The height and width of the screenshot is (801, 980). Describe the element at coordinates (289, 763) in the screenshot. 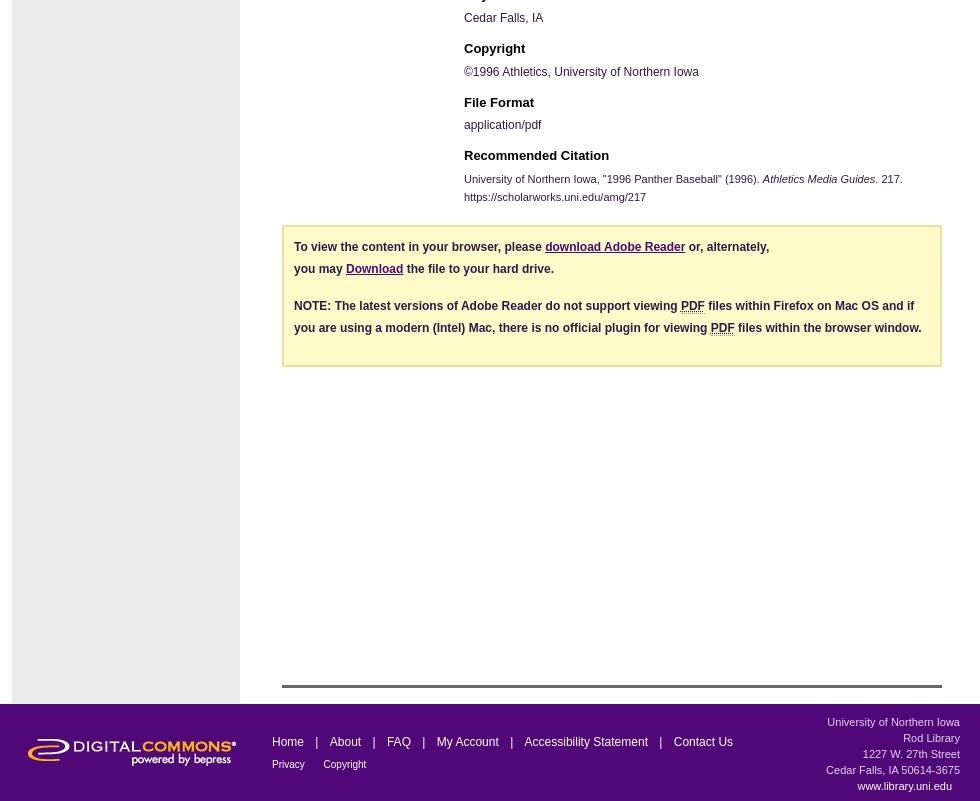

I see `'Privacy'` at that location.